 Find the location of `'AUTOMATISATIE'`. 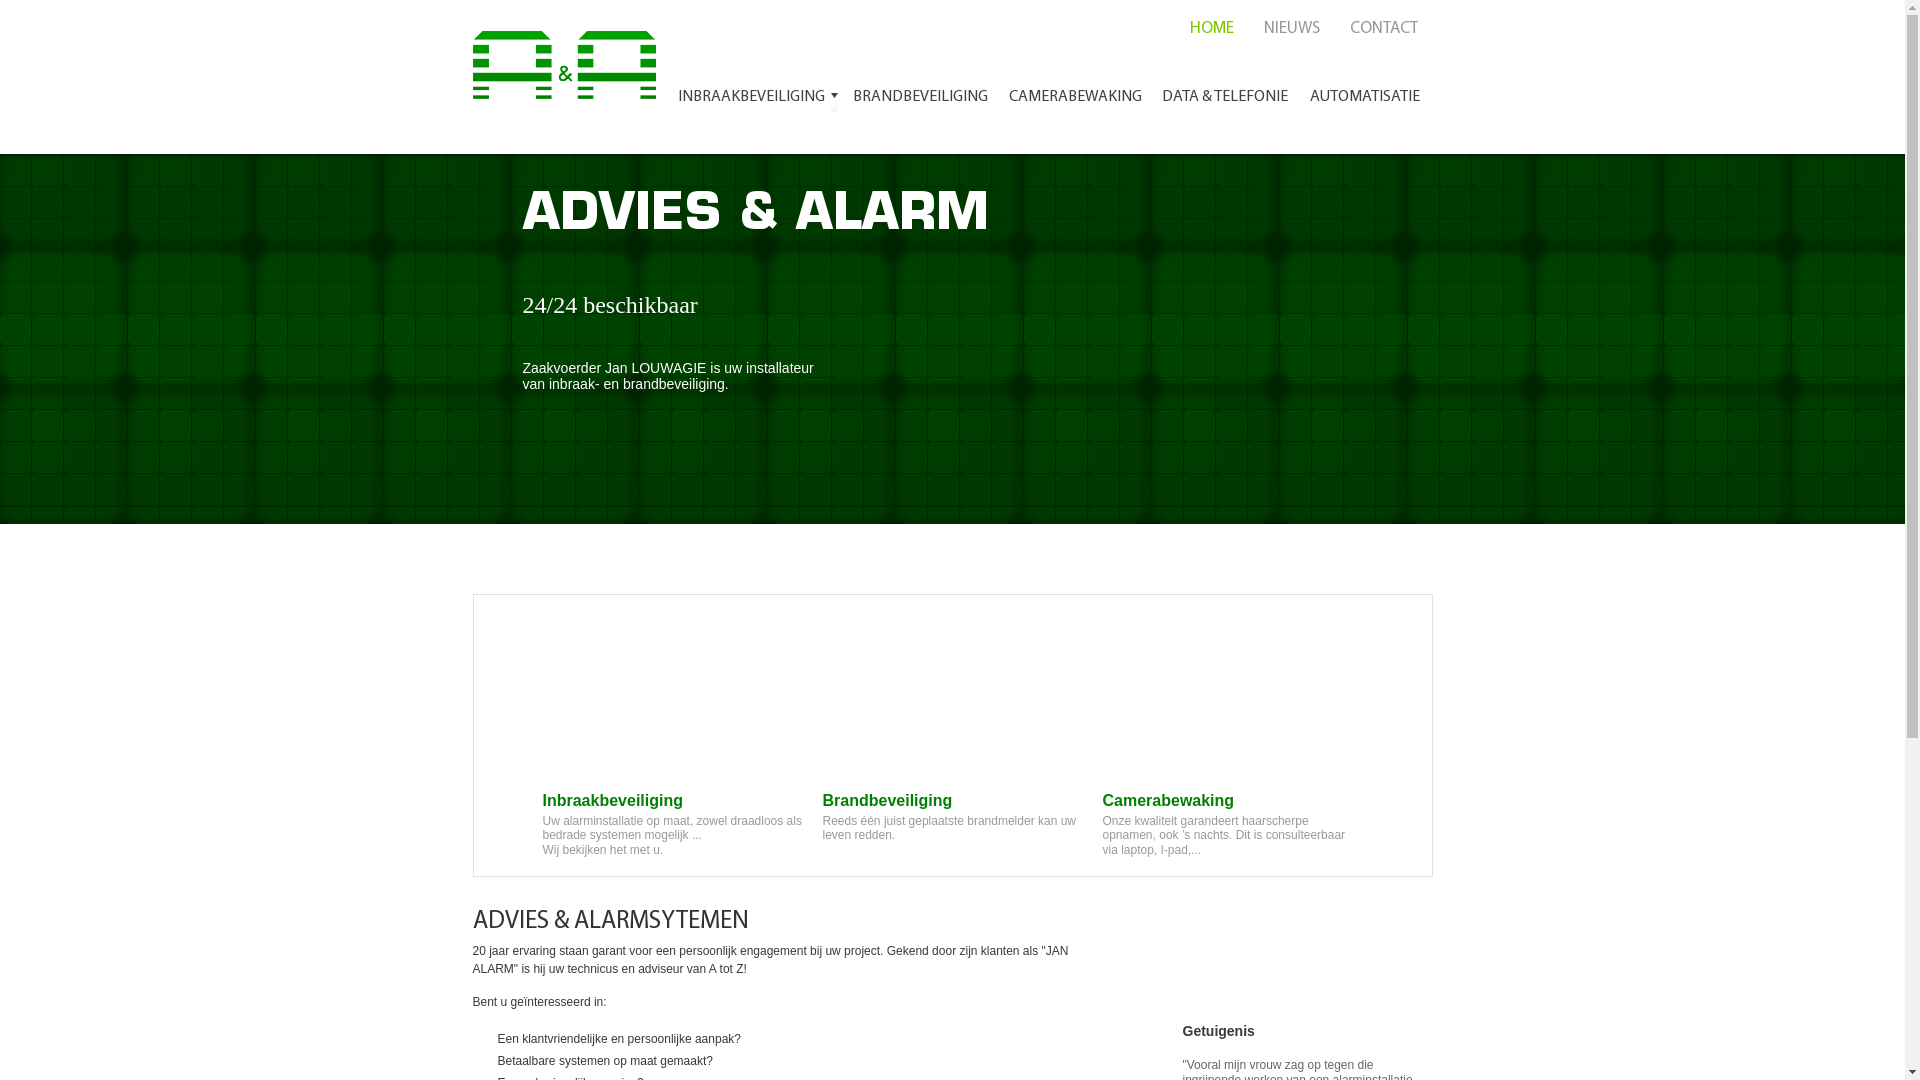

'AUTOMATISATIE' is located at coordinates (1297, 100).